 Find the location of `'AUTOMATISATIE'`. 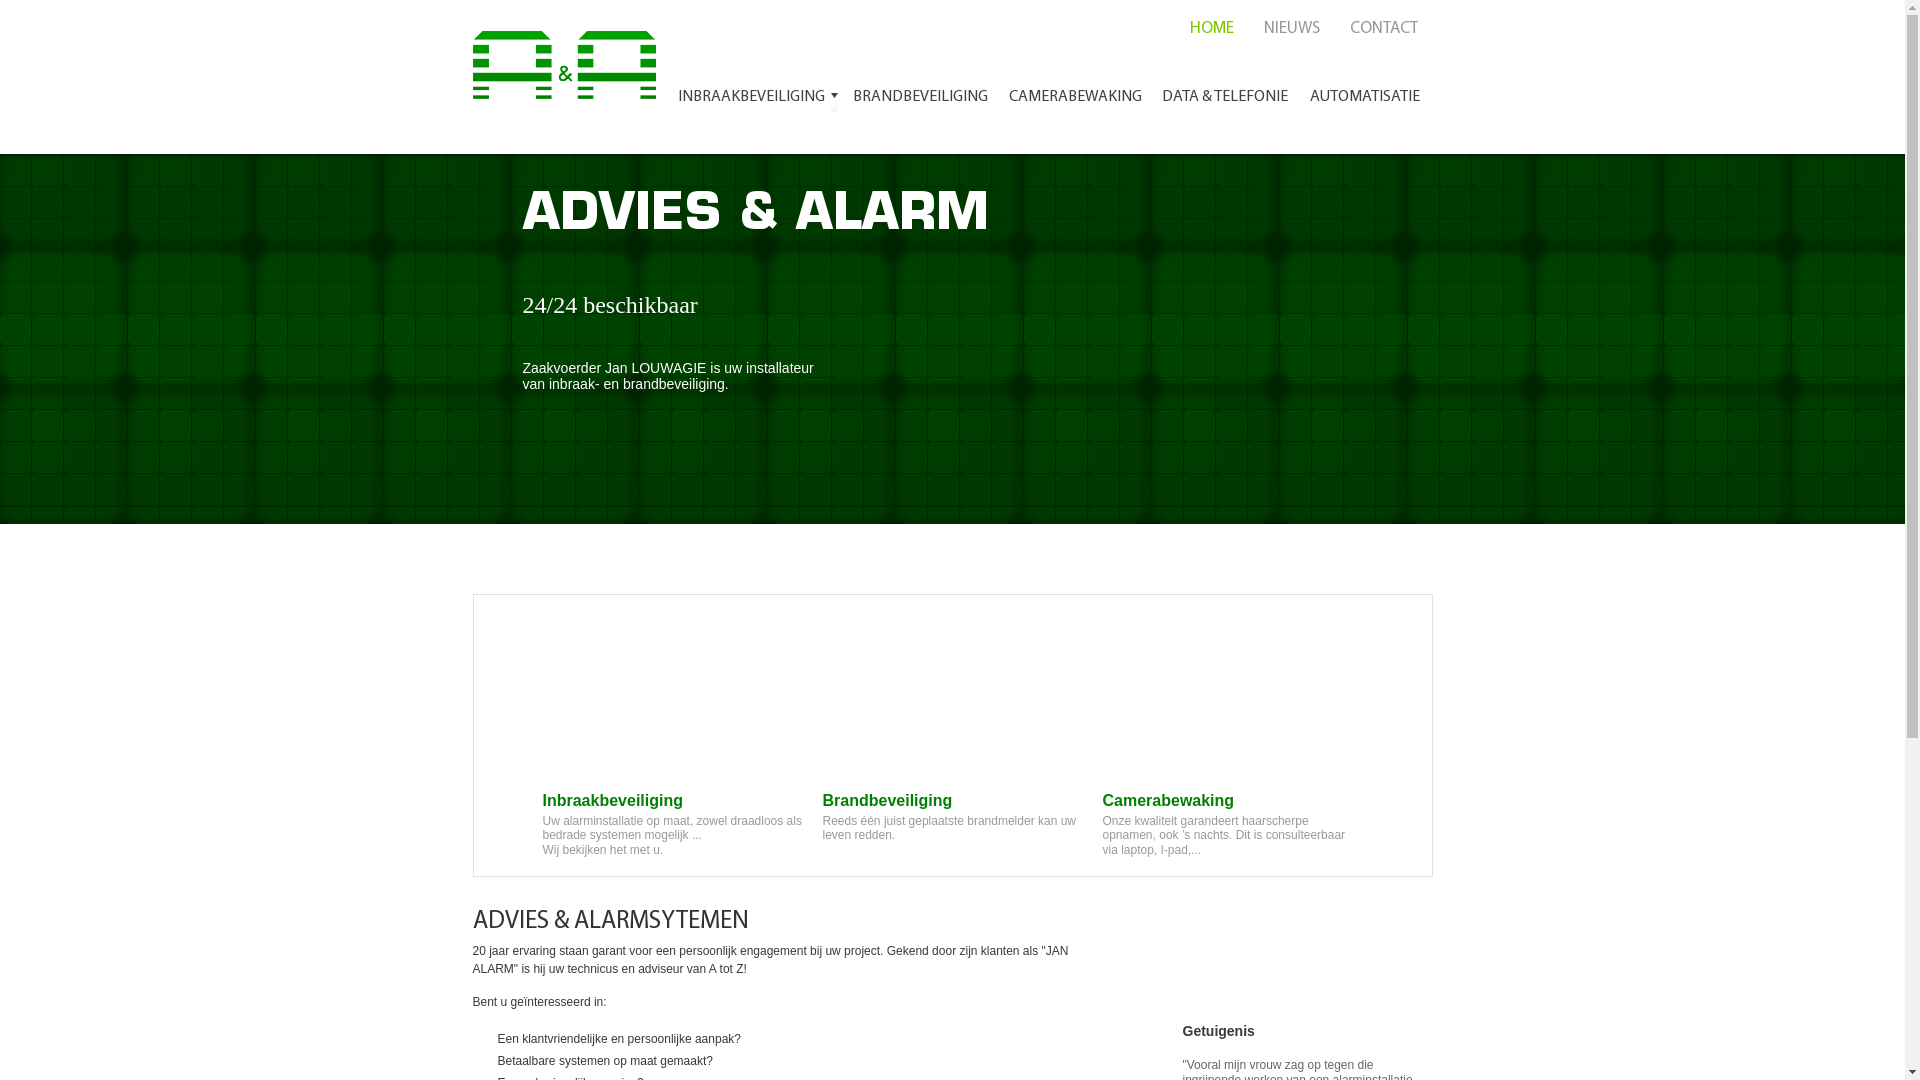

'AUTOMATISATIE' is located at coordinates (1297, 100).